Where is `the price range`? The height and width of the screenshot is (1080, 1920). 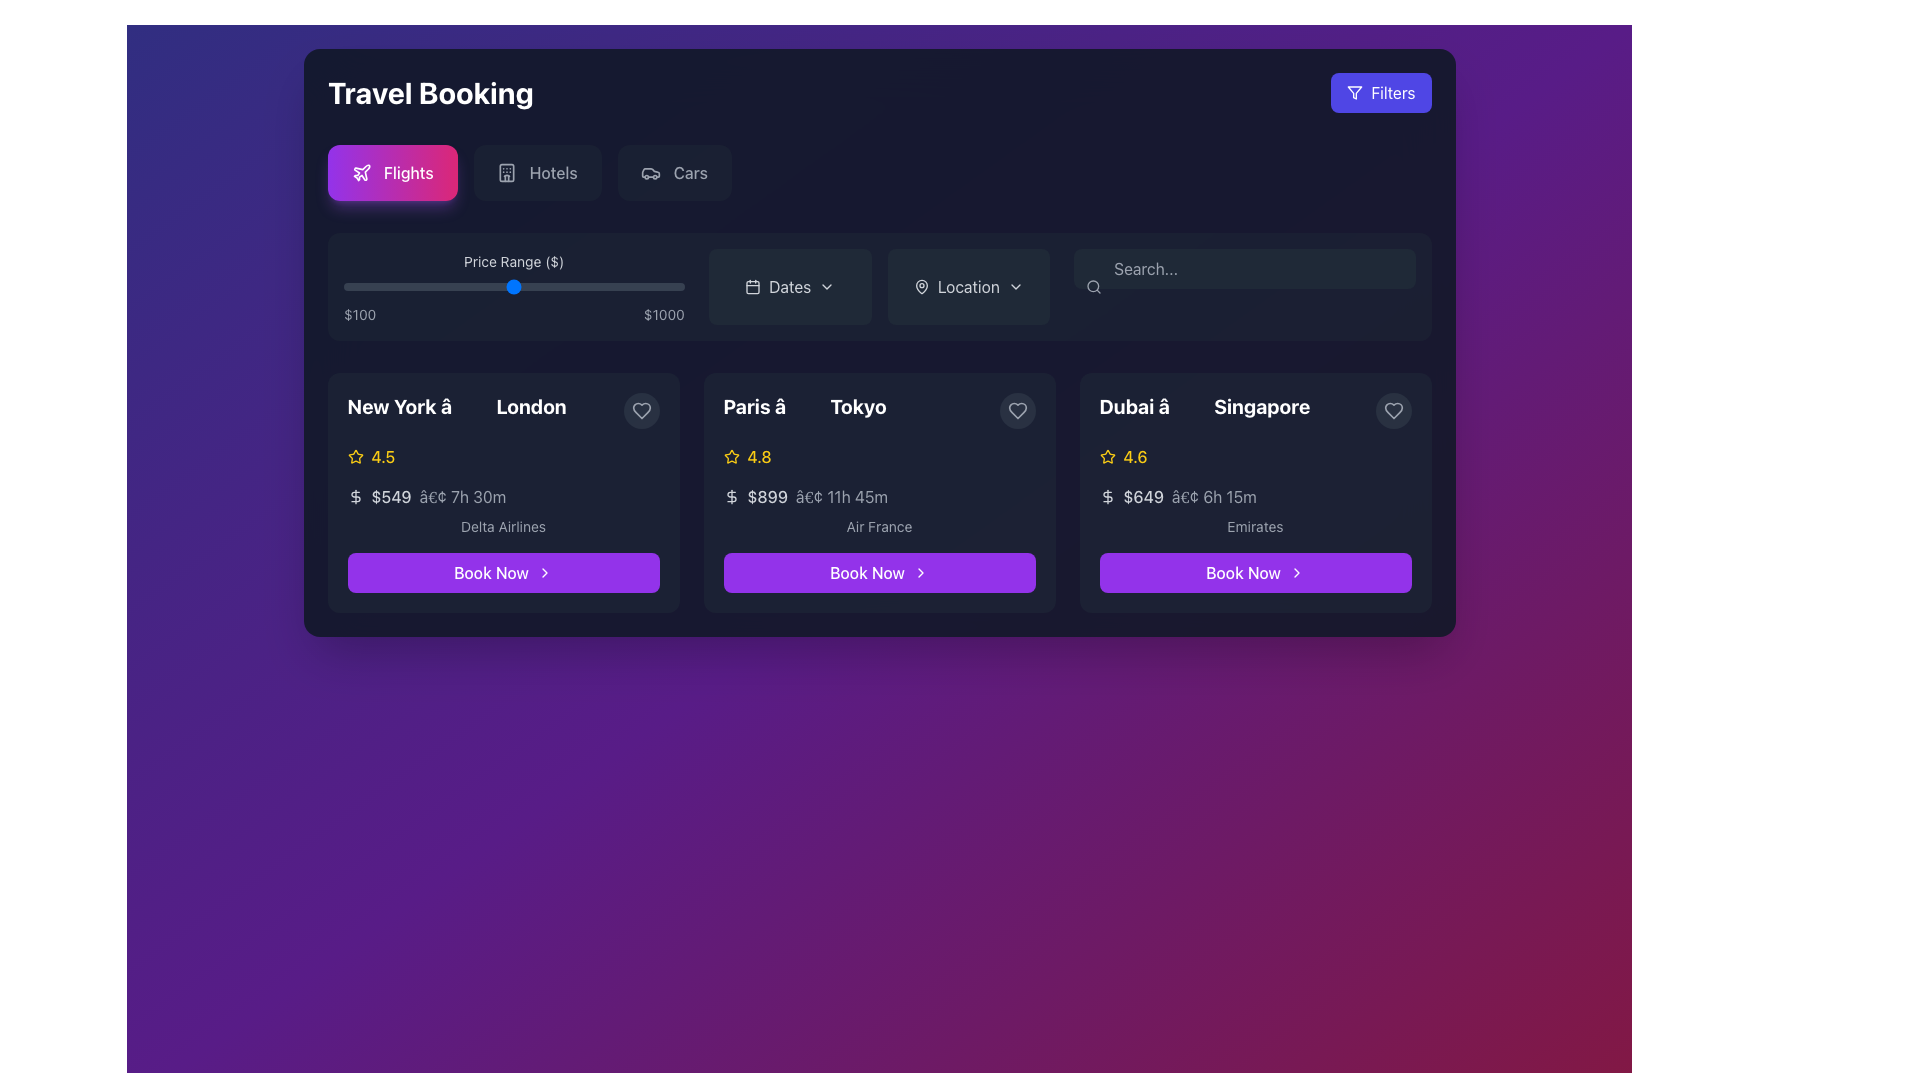
the price range is located at coordinates (493, 286).